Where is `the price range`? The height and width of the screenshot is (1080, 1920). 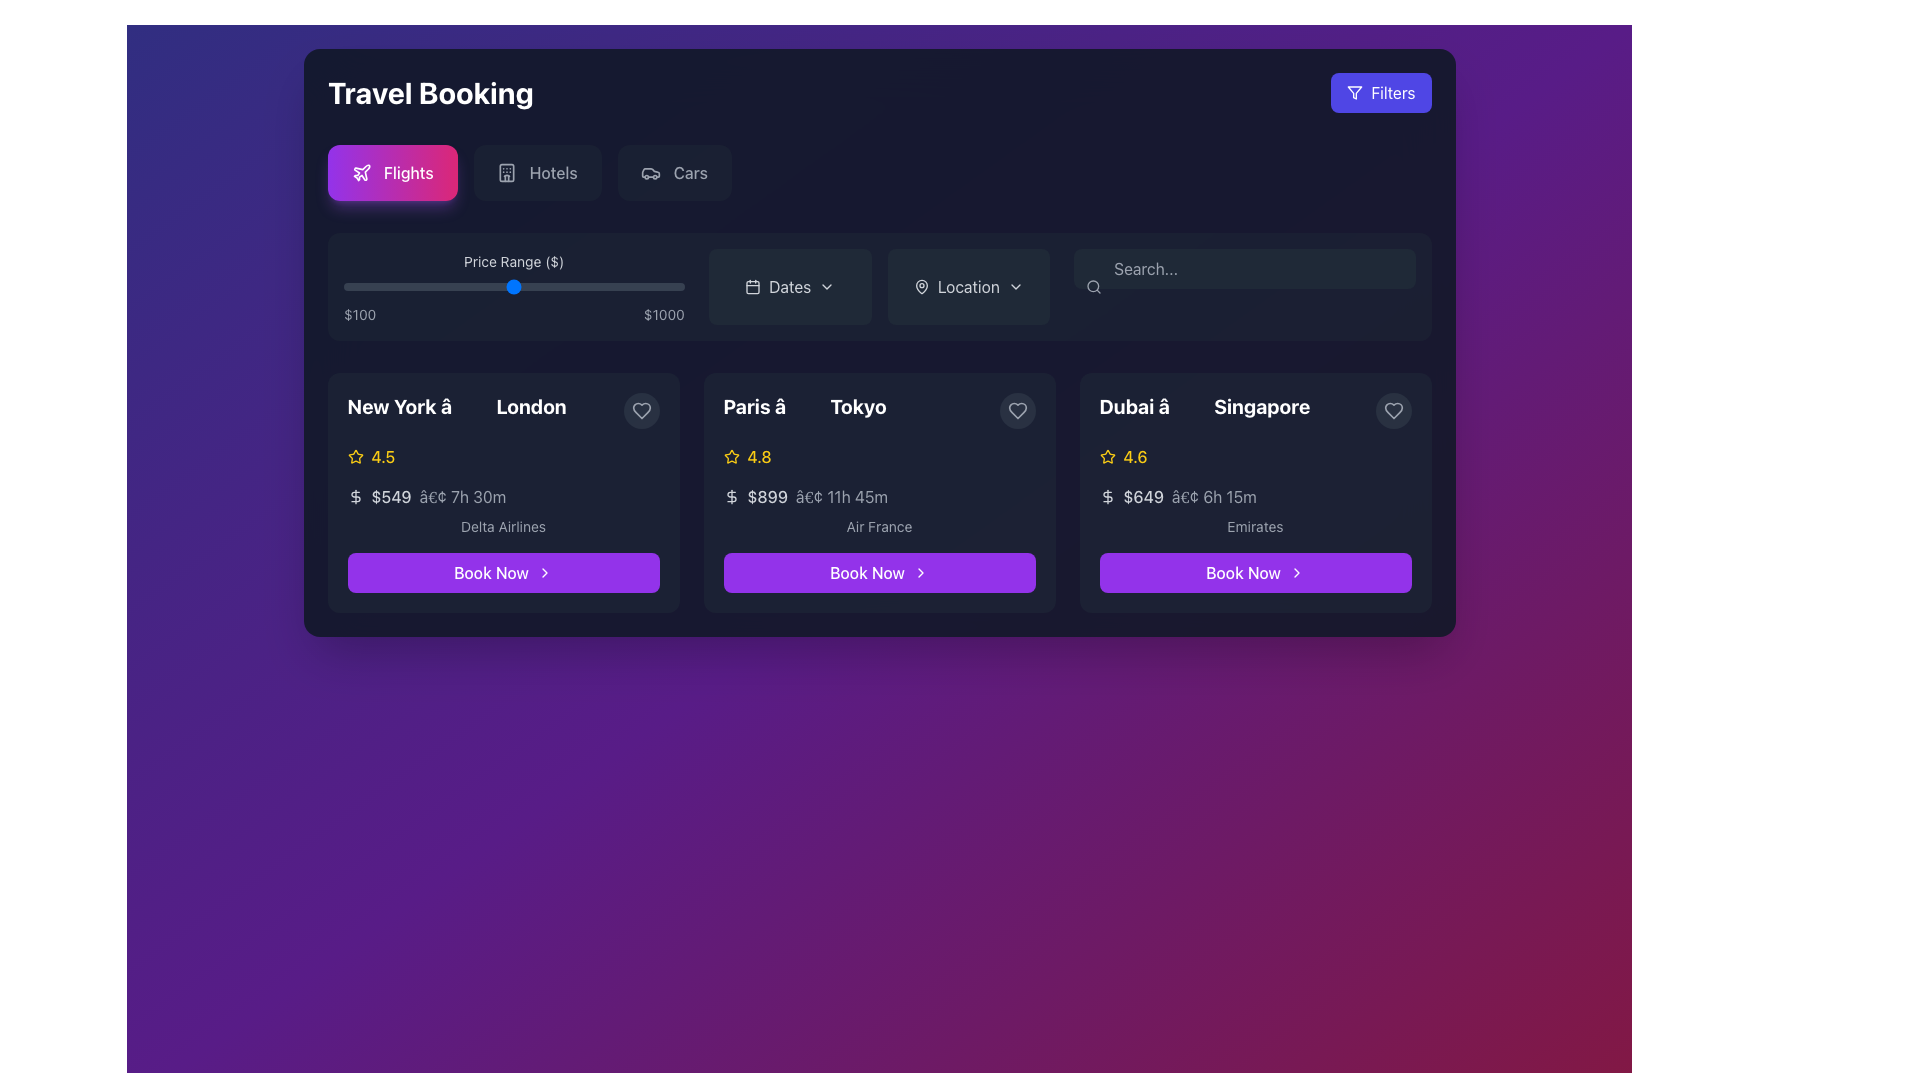
the price range is located at coordinates (493, 286).